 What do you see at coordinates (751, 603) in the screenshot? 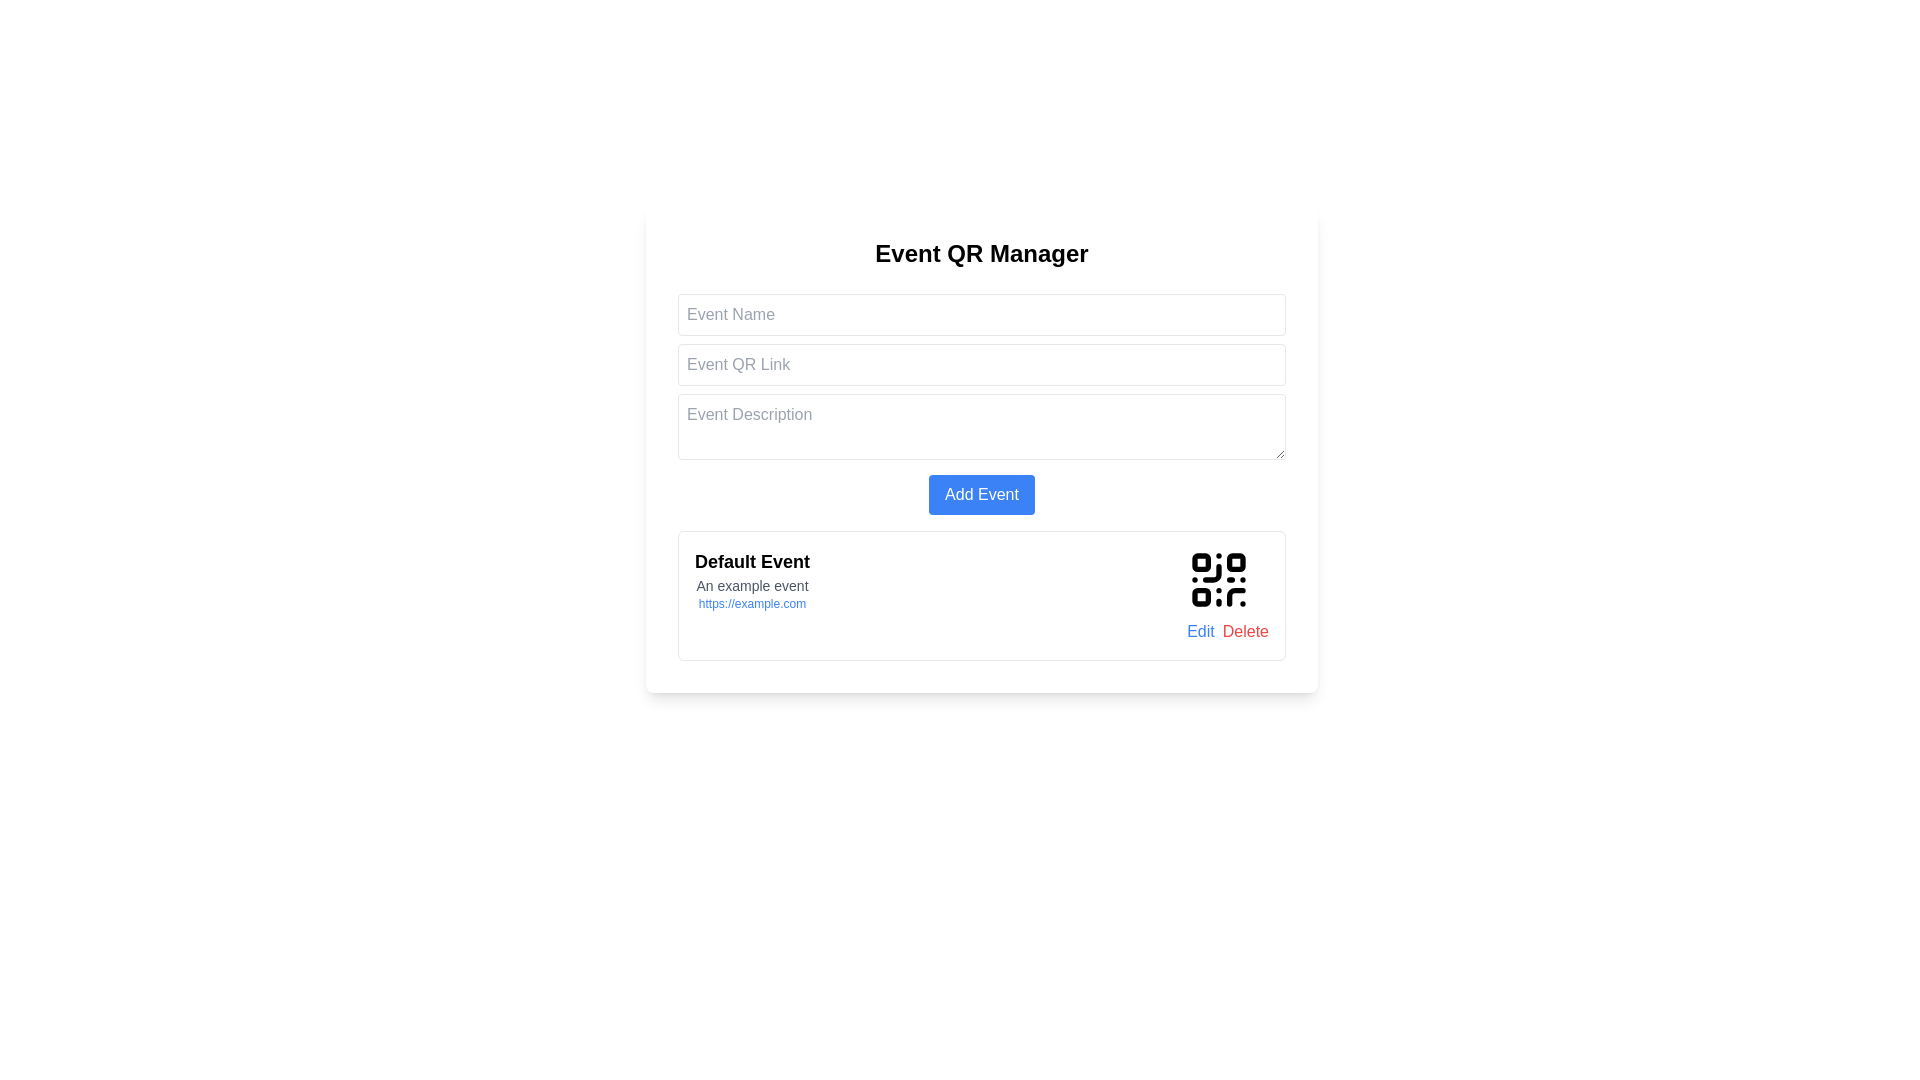
I see `the hyperlink labeled 'https://example.com' which is located under the section 'Default Event' and above a QR code` at bounding box center [751, 603].